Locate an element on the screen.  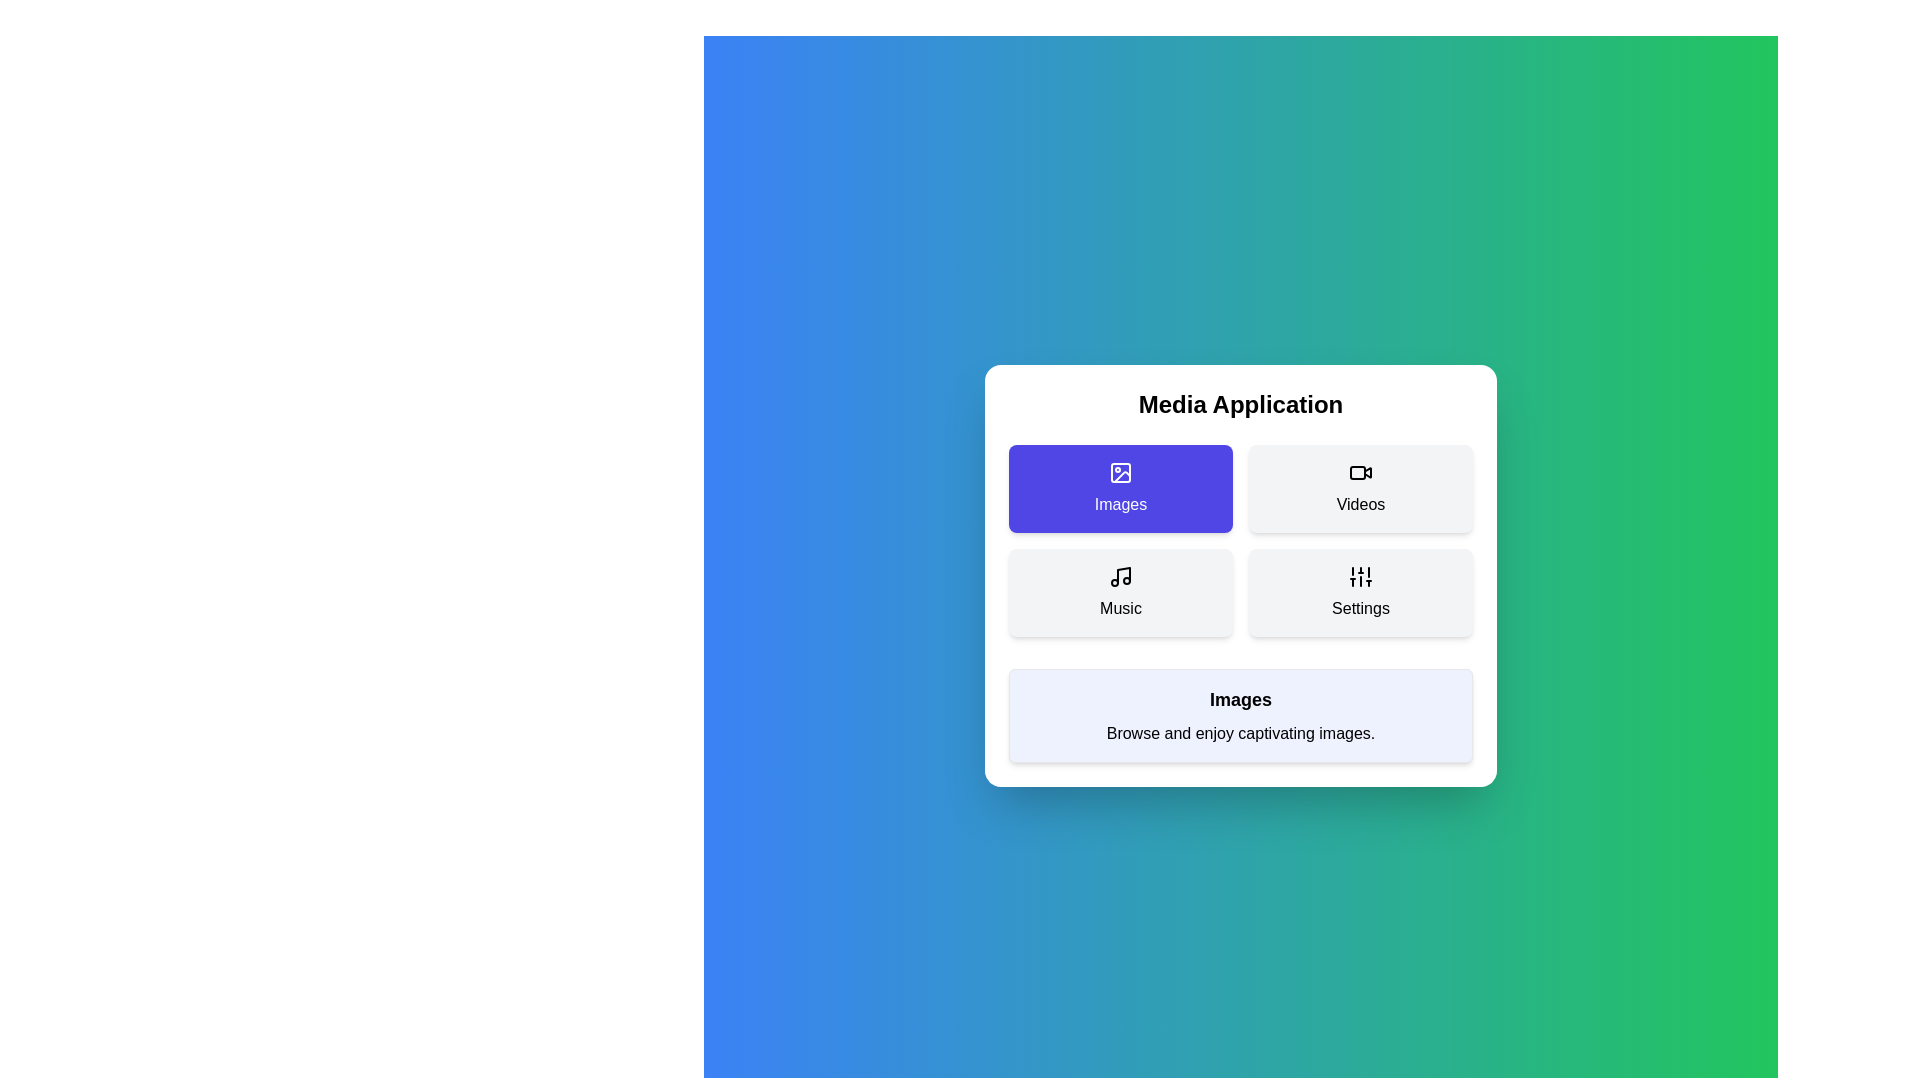
the menu item Videos to see its hover effect is located at coordinates (1360, 489).